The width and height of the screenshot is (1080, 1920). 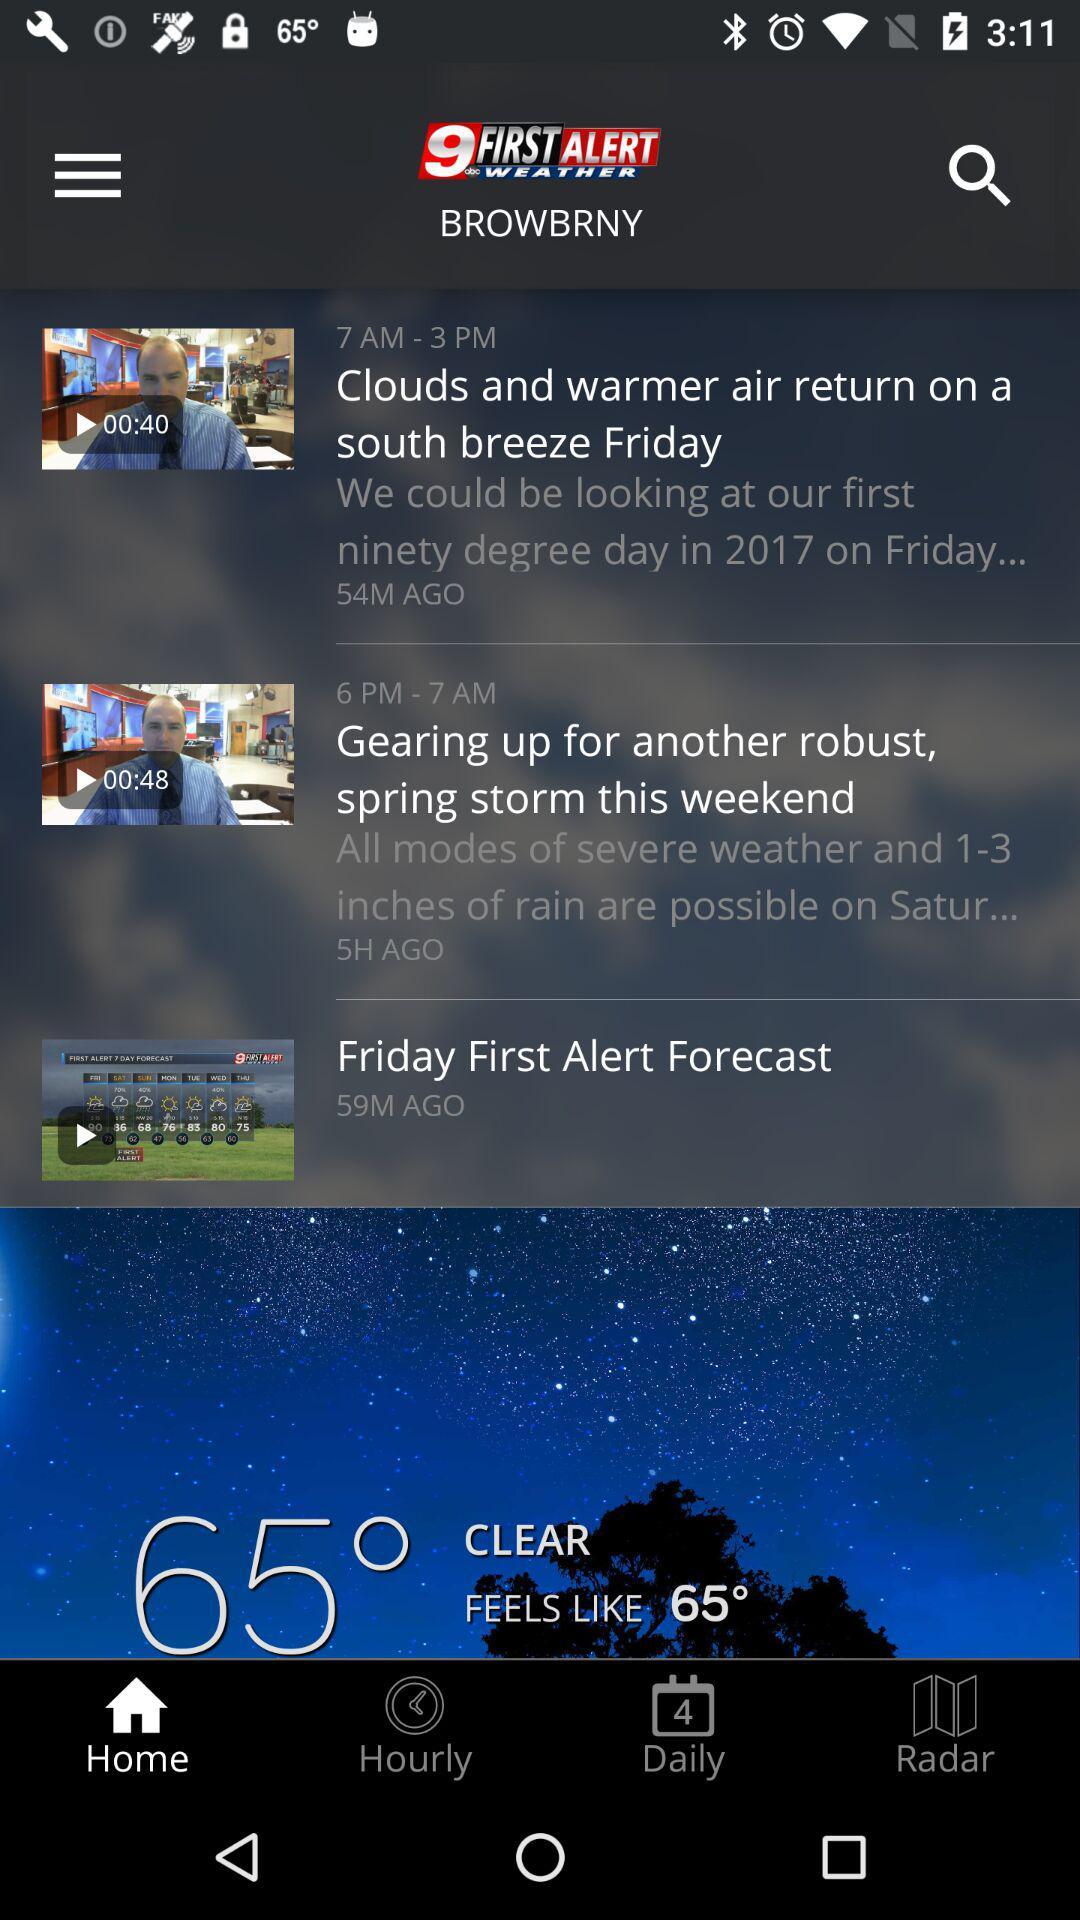 What do you see at coordinates (413, 1726) in the screenshot?
I see `the icon next to the home` at bounding box center [413, 1726].